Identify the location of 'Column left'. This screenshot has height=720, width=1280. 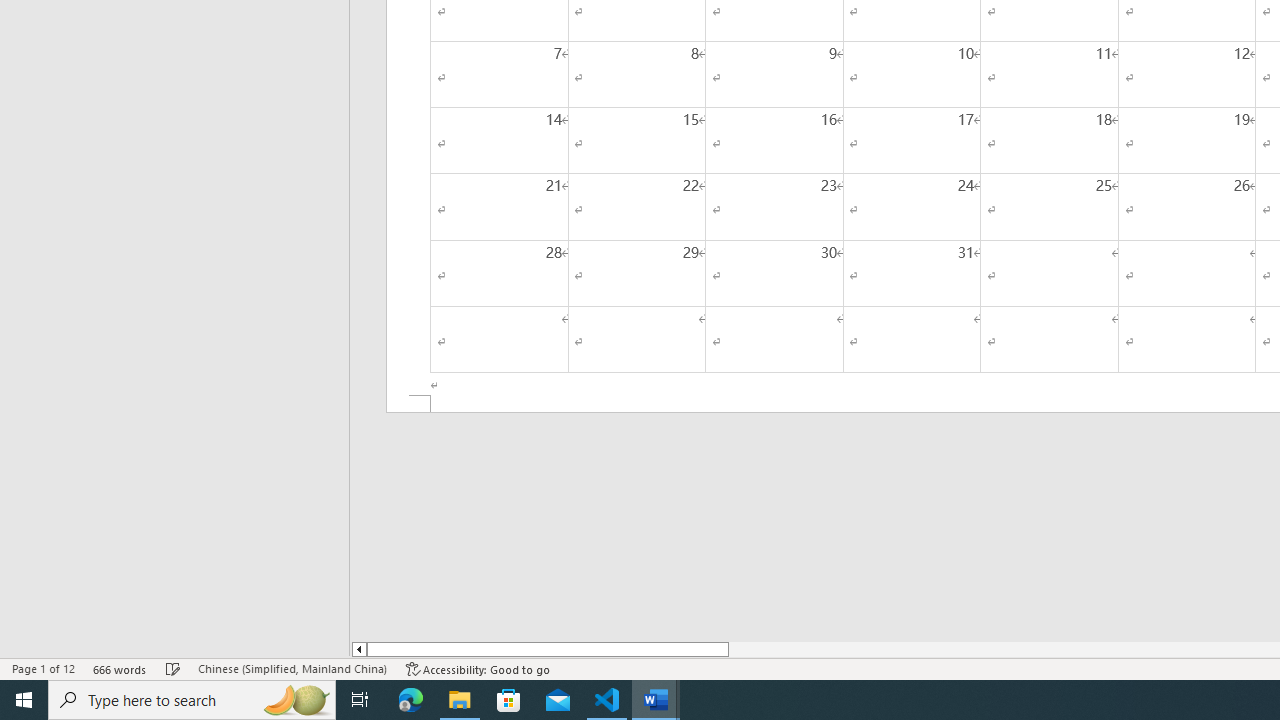
(358, 649).